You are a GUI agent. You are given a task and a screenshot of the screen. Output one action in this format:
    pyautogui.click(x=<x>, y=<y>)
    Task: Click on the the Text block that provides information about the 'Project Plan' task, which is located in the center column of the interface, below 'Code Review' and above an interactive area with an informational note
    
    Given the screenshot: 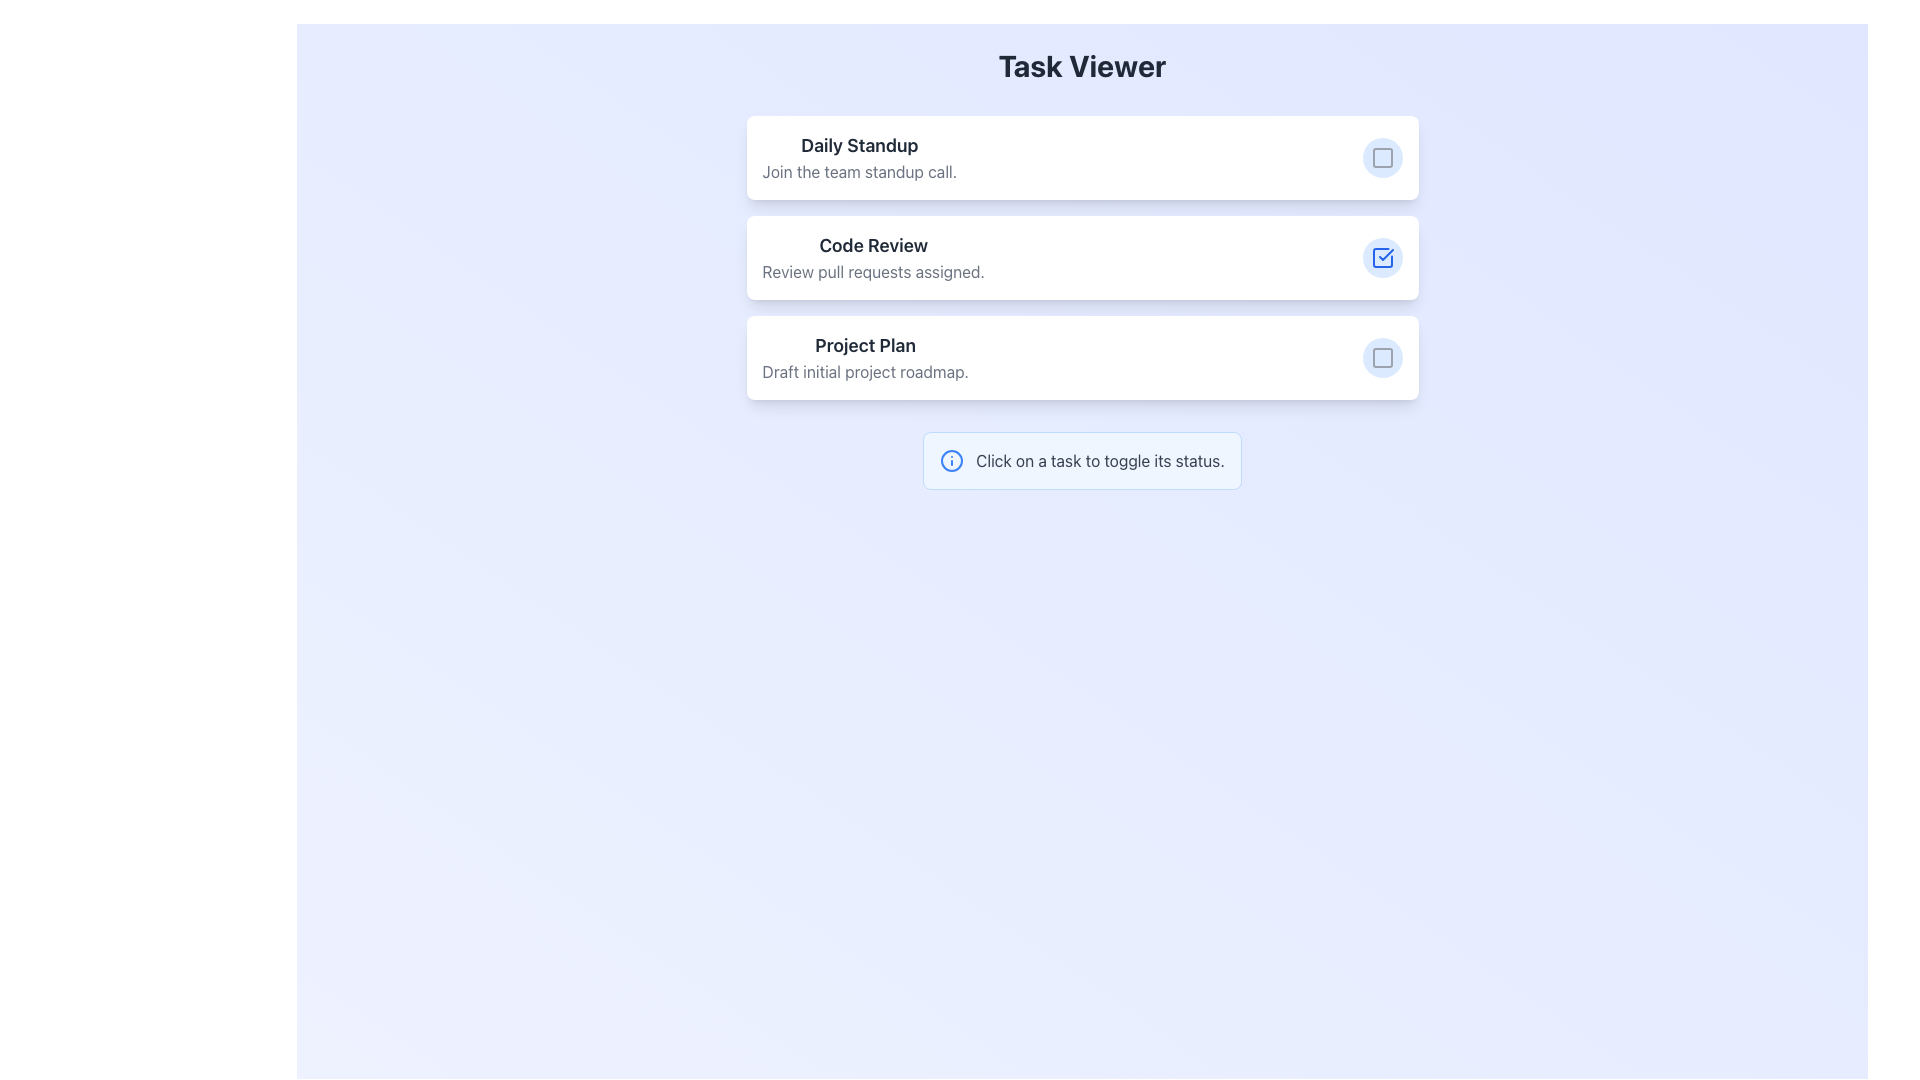 What is the action you would take?
    pyautogui.click(x=865, y=357)
    